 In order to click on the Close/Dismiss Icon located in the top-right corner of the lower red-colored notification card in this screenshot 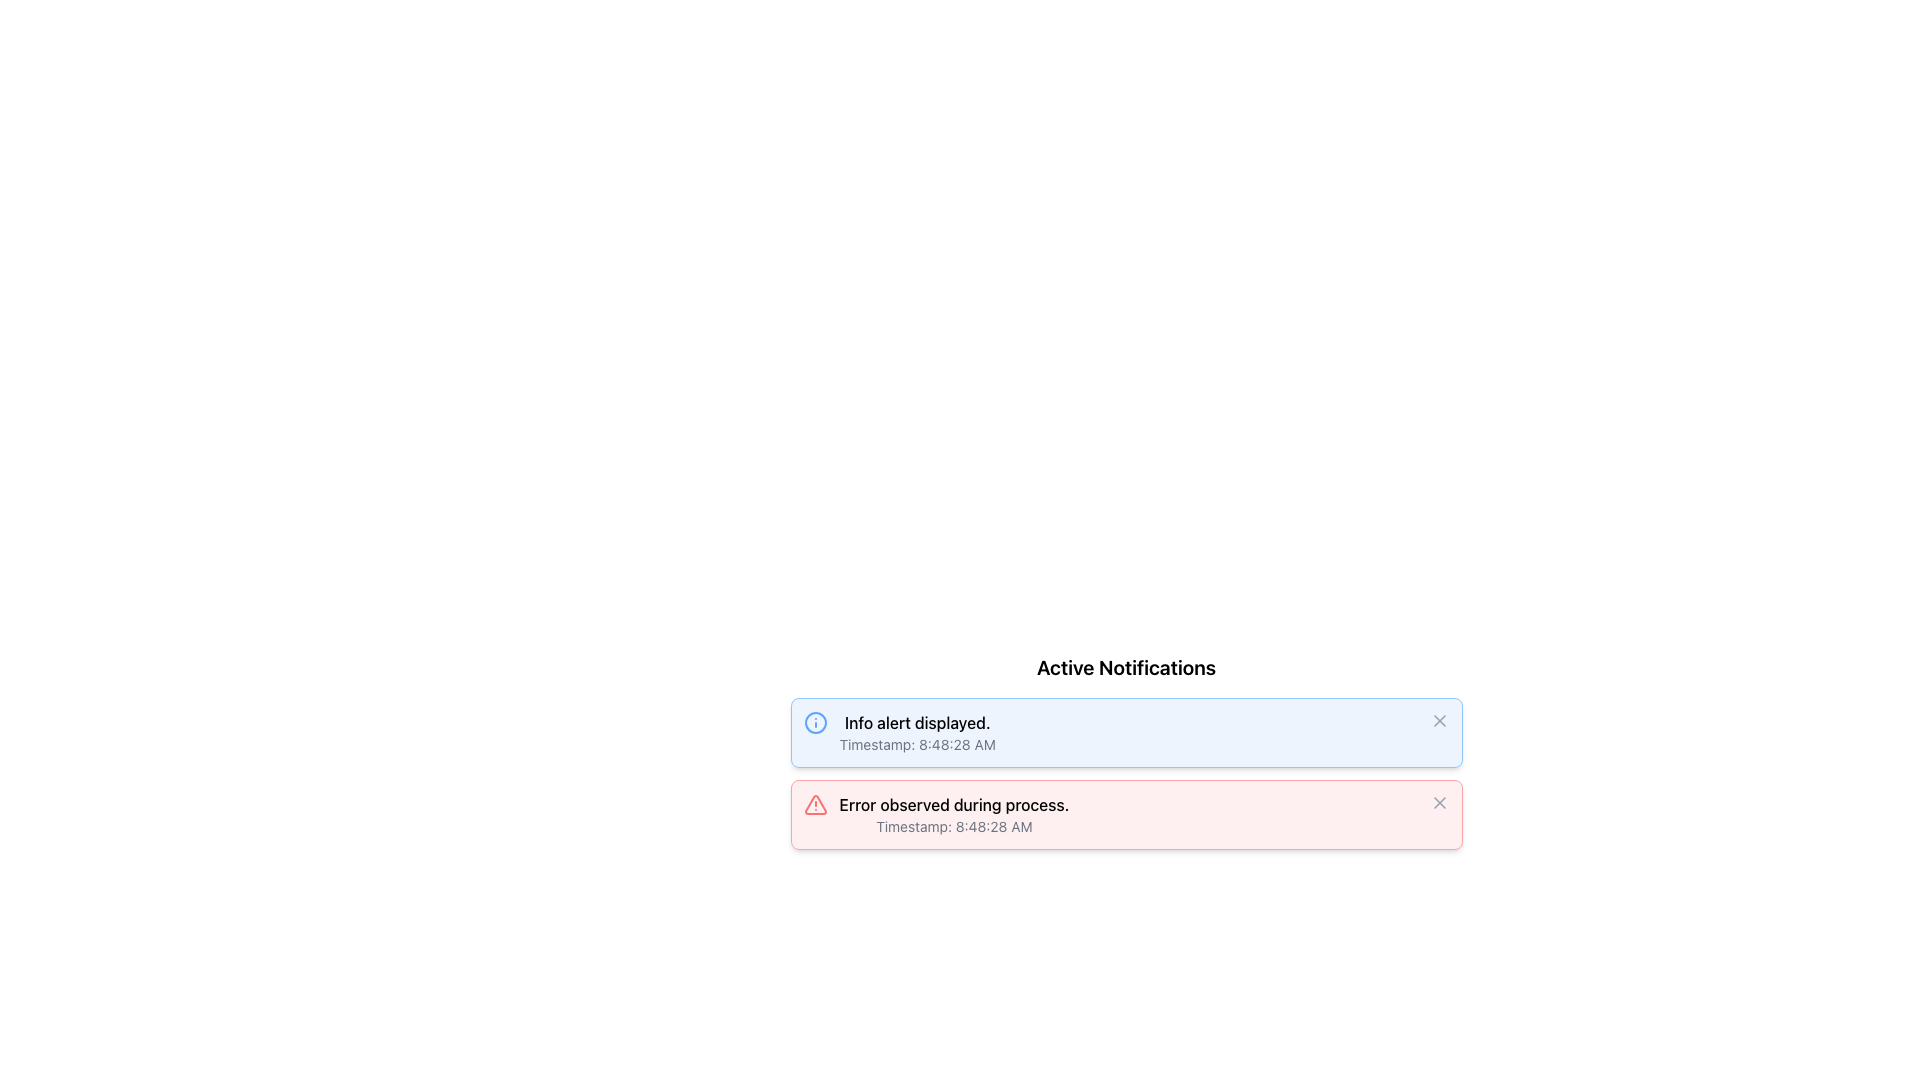, I will do `click(1438, 801)`.